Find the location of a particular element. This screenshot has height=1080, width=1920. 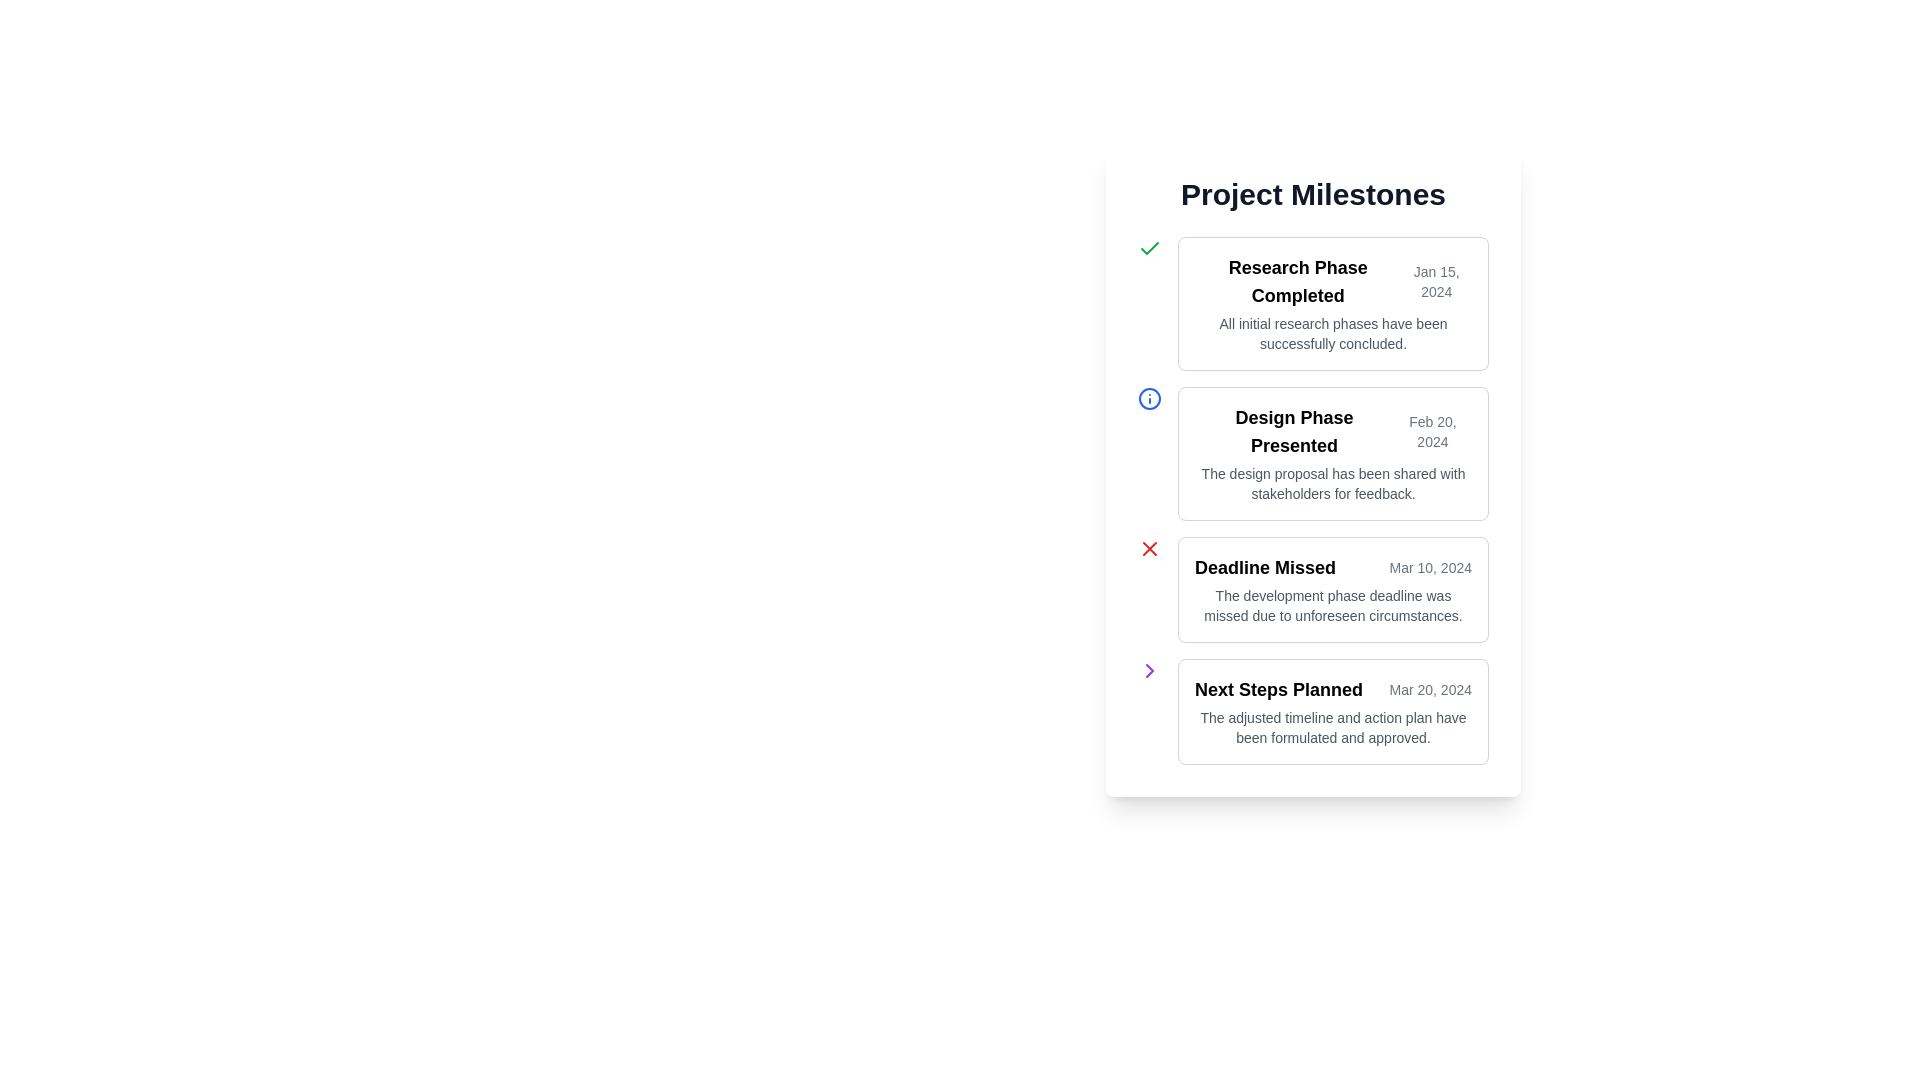

the fourth milestone block labeled 'Next Steps Planned', which is centrally aligned below 'Deadline Missed' is located at coordinates (1313, 711).